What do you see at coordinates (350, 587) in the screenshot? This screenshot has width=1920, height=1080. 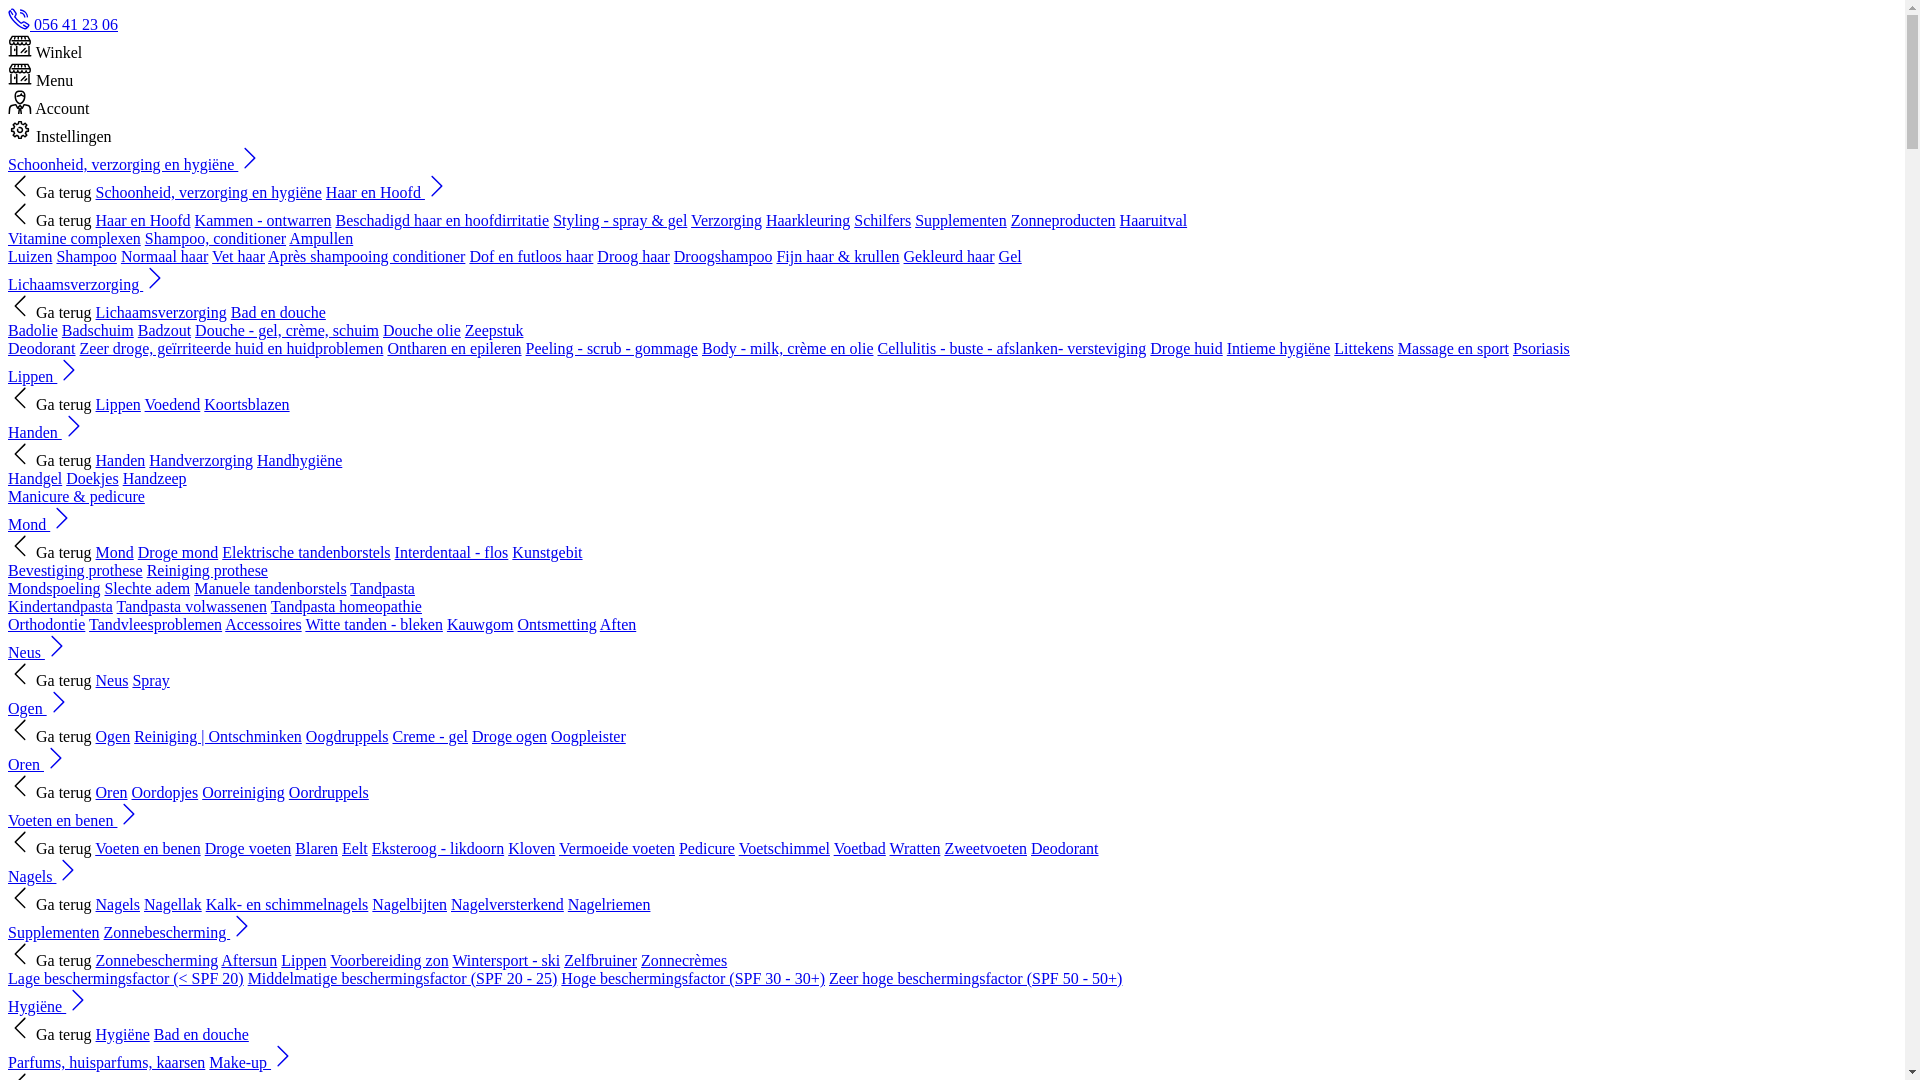 I see `'Tandpasta'` at bounding box center [350, 587].